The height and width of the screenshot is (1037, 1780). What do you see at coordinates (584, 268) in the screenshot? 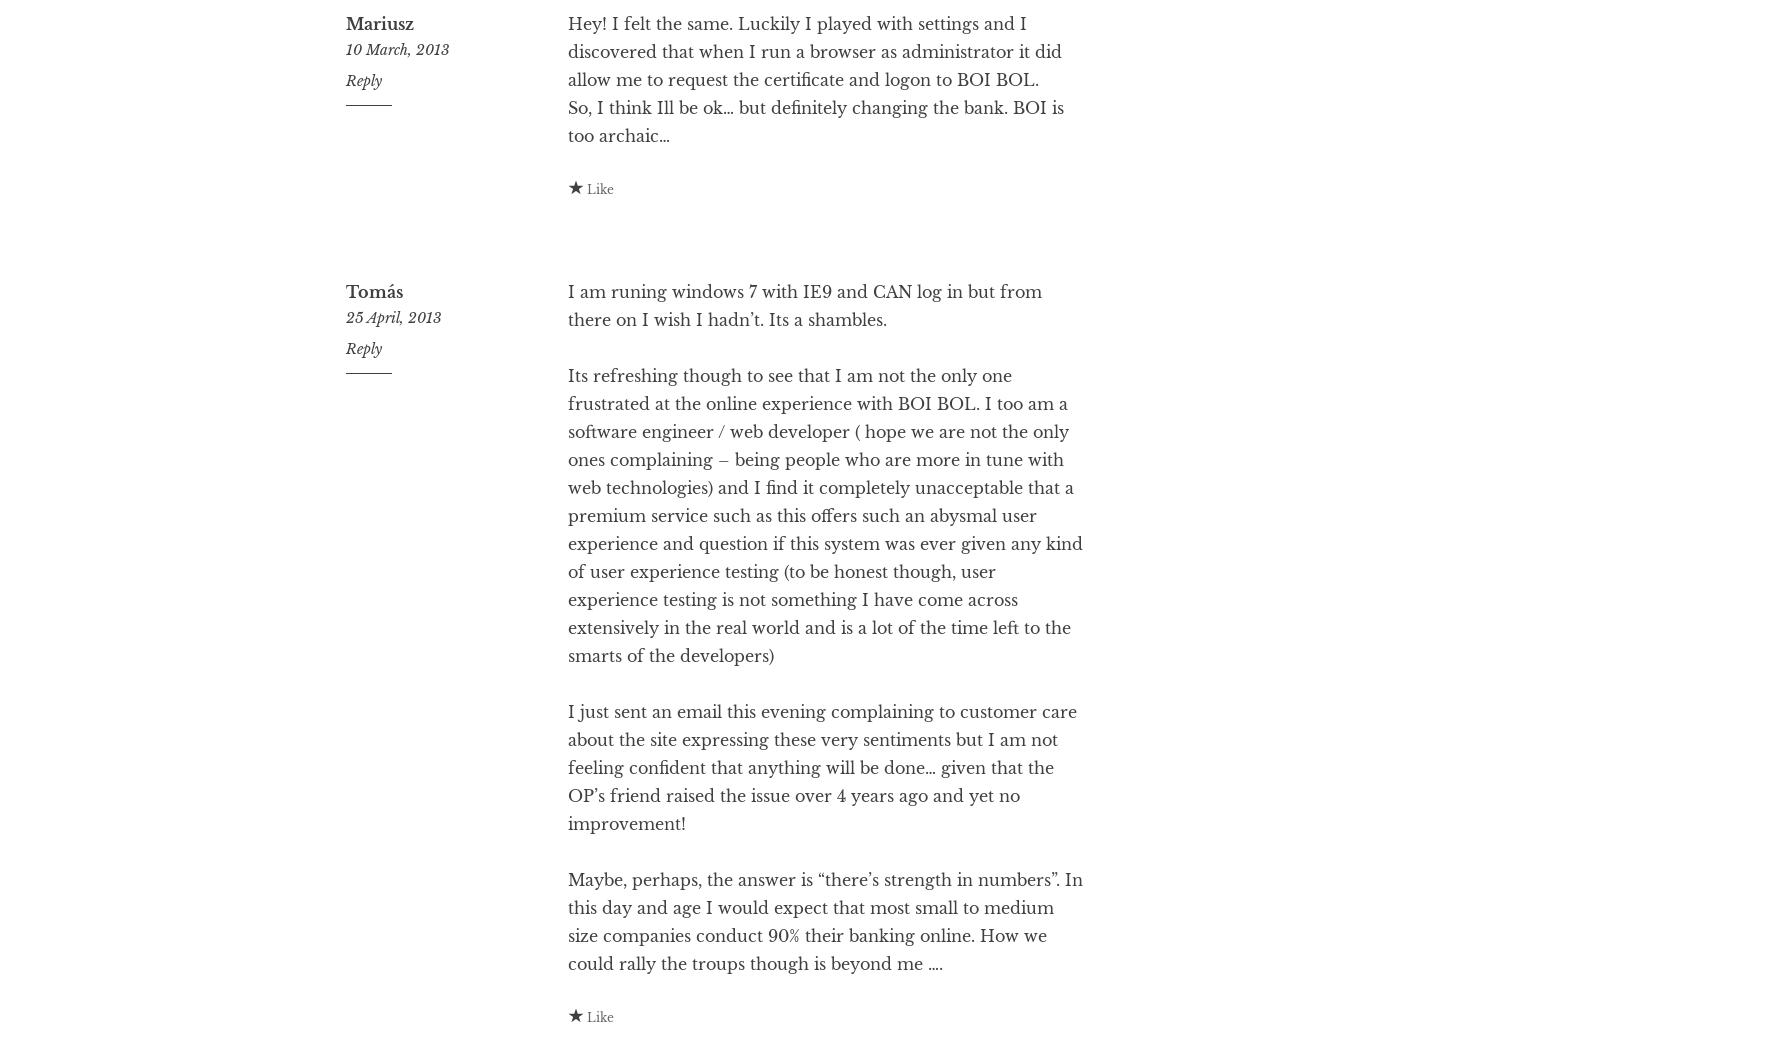
I see `'Like'` at bounding box center [584, 268].